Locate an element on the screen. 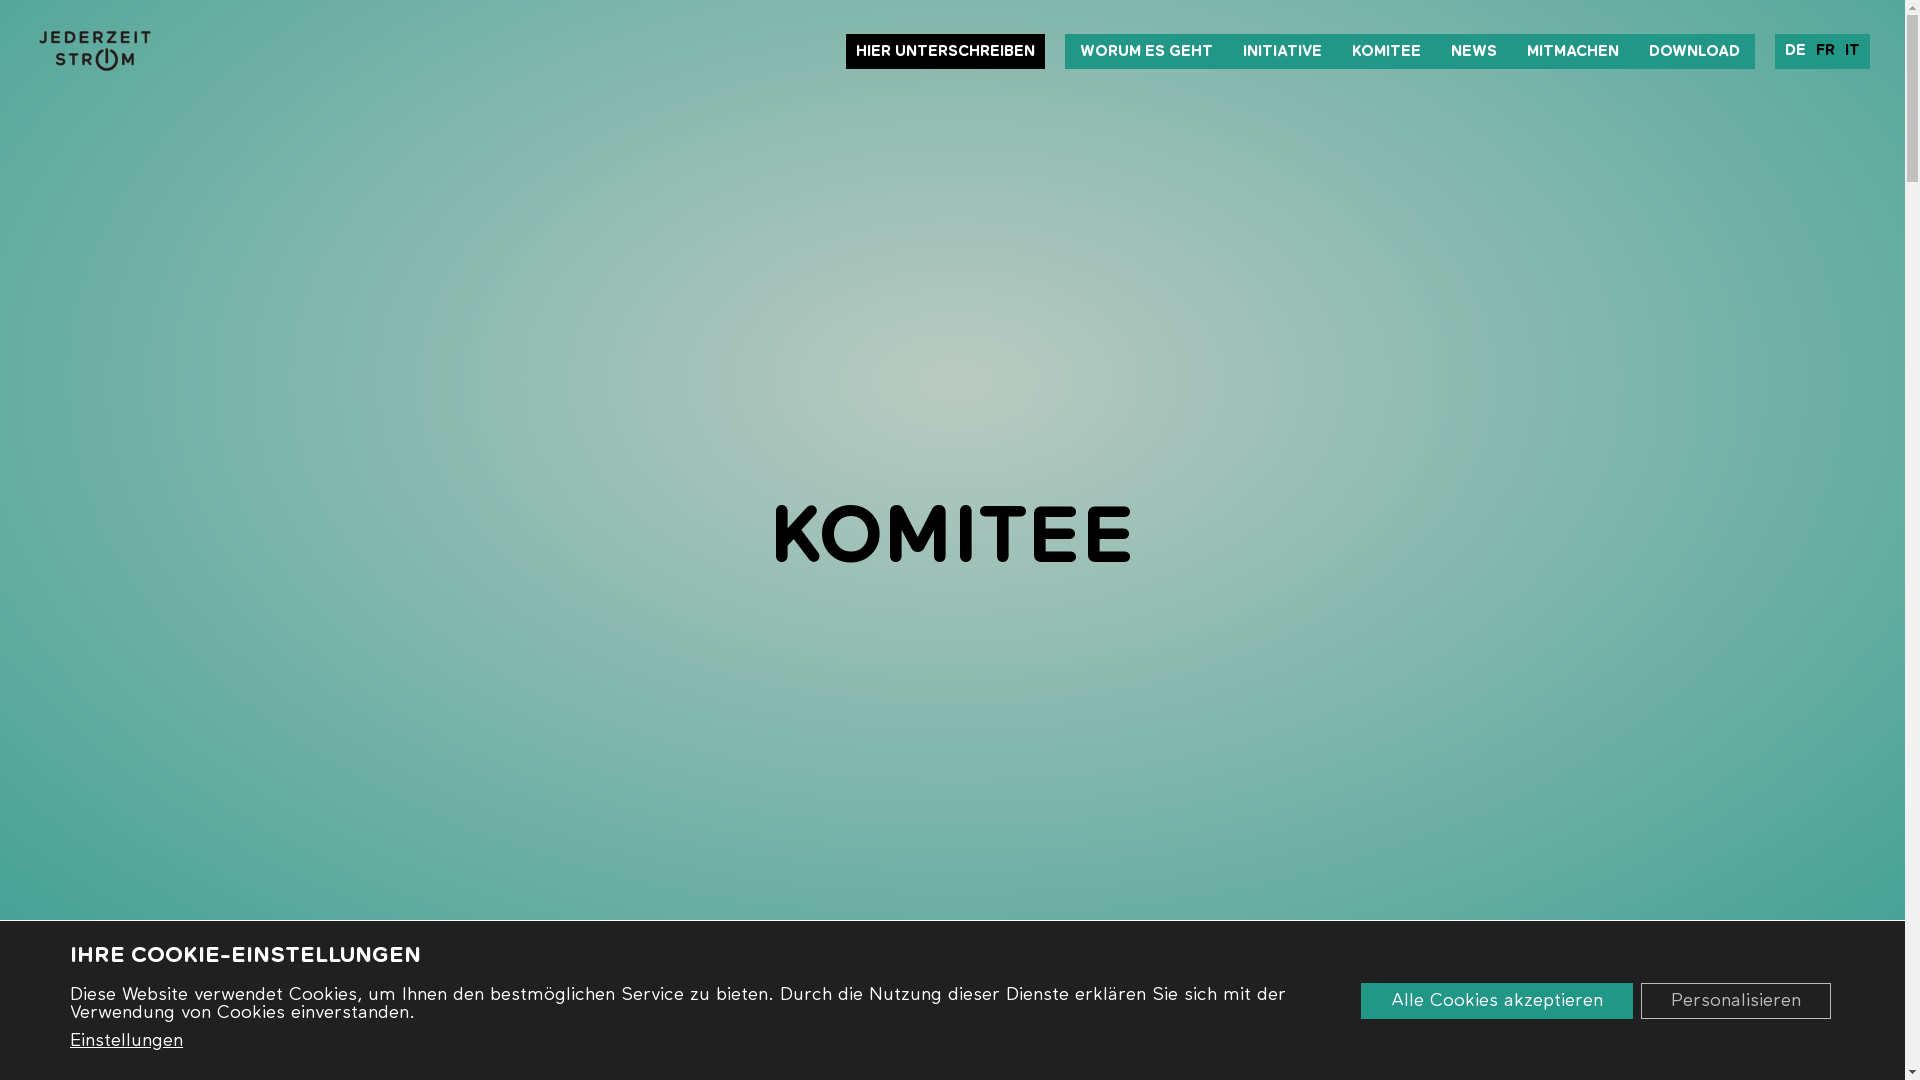 The width and height of the screenshot is (1920, 1080). 'MITMACHEN' is located at coordinates (1572, 50).